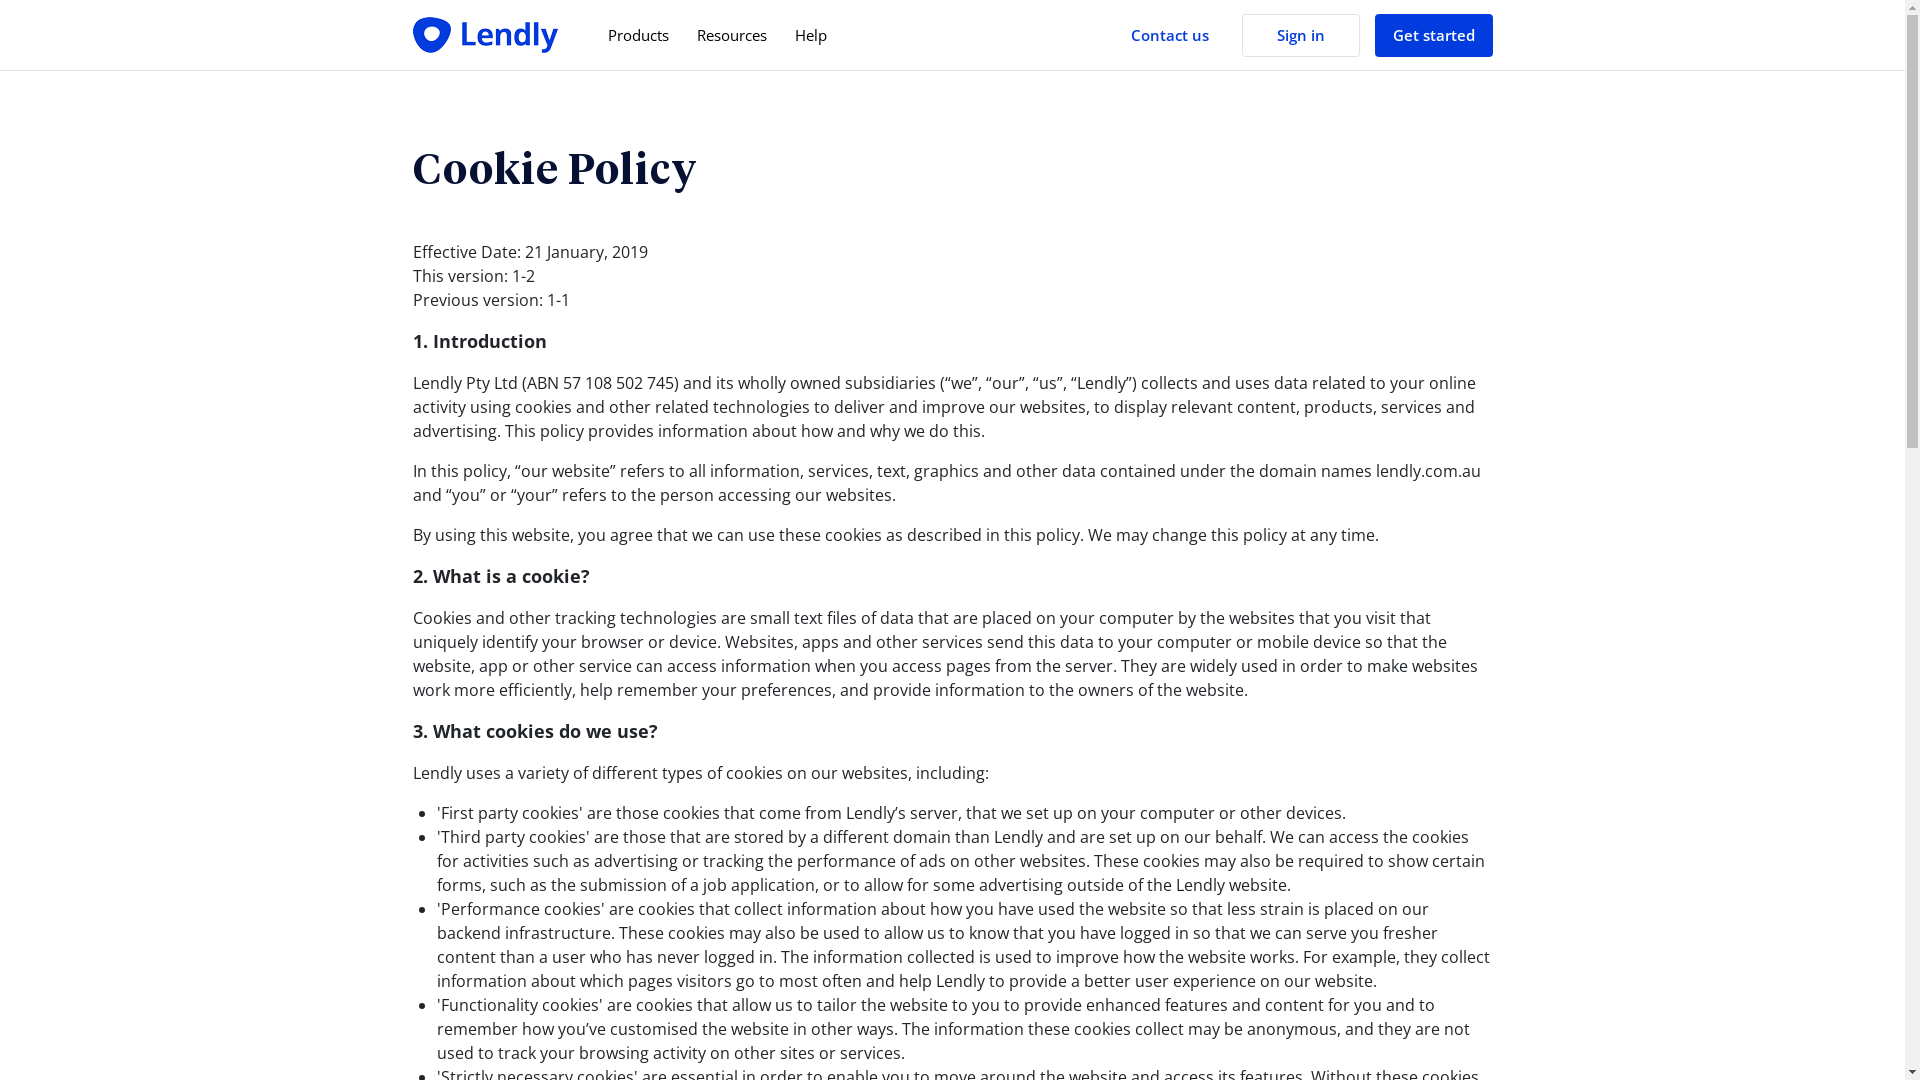 Image resolution: width=1920 pixels, height=1080 pixels. I want to click on 'Get started', so click(1372, 35).